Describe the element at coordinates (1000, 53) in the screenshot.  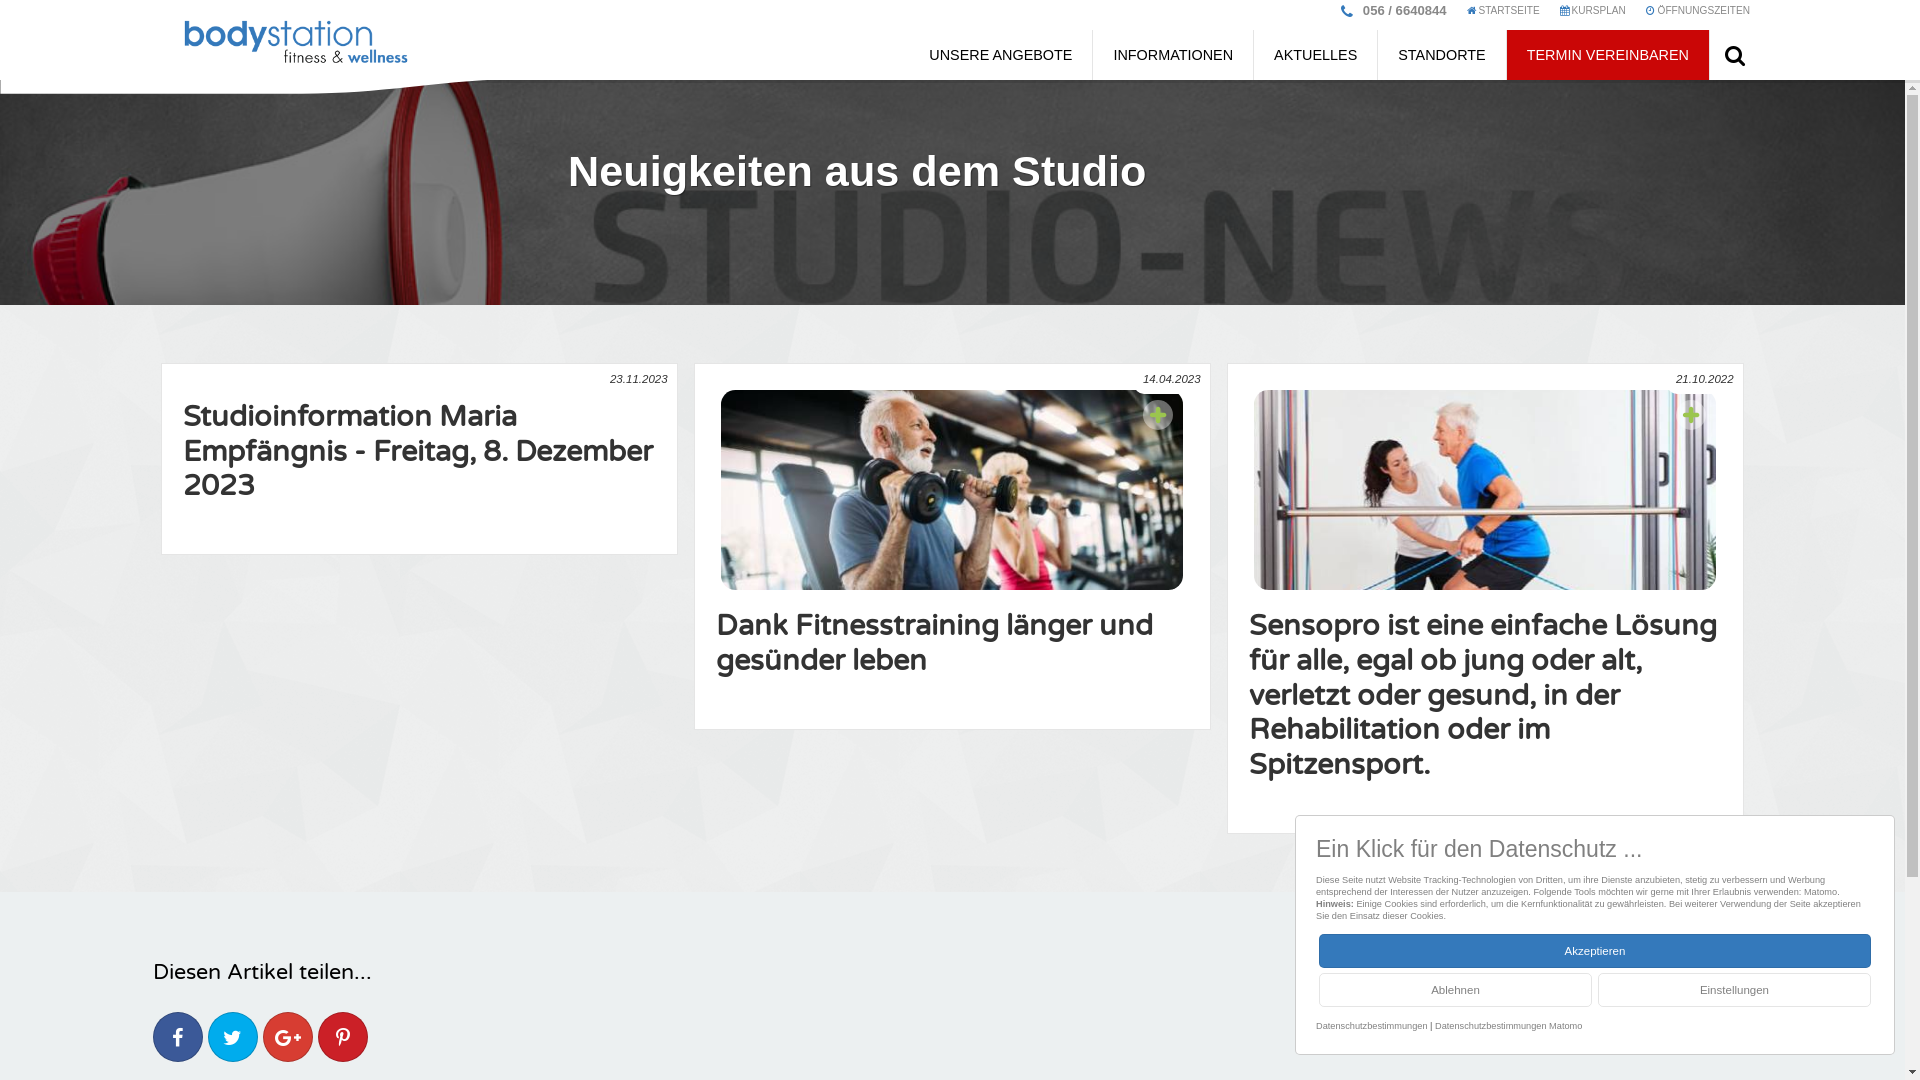
I see `'UNSERE ANGEBOTE'` at that location.